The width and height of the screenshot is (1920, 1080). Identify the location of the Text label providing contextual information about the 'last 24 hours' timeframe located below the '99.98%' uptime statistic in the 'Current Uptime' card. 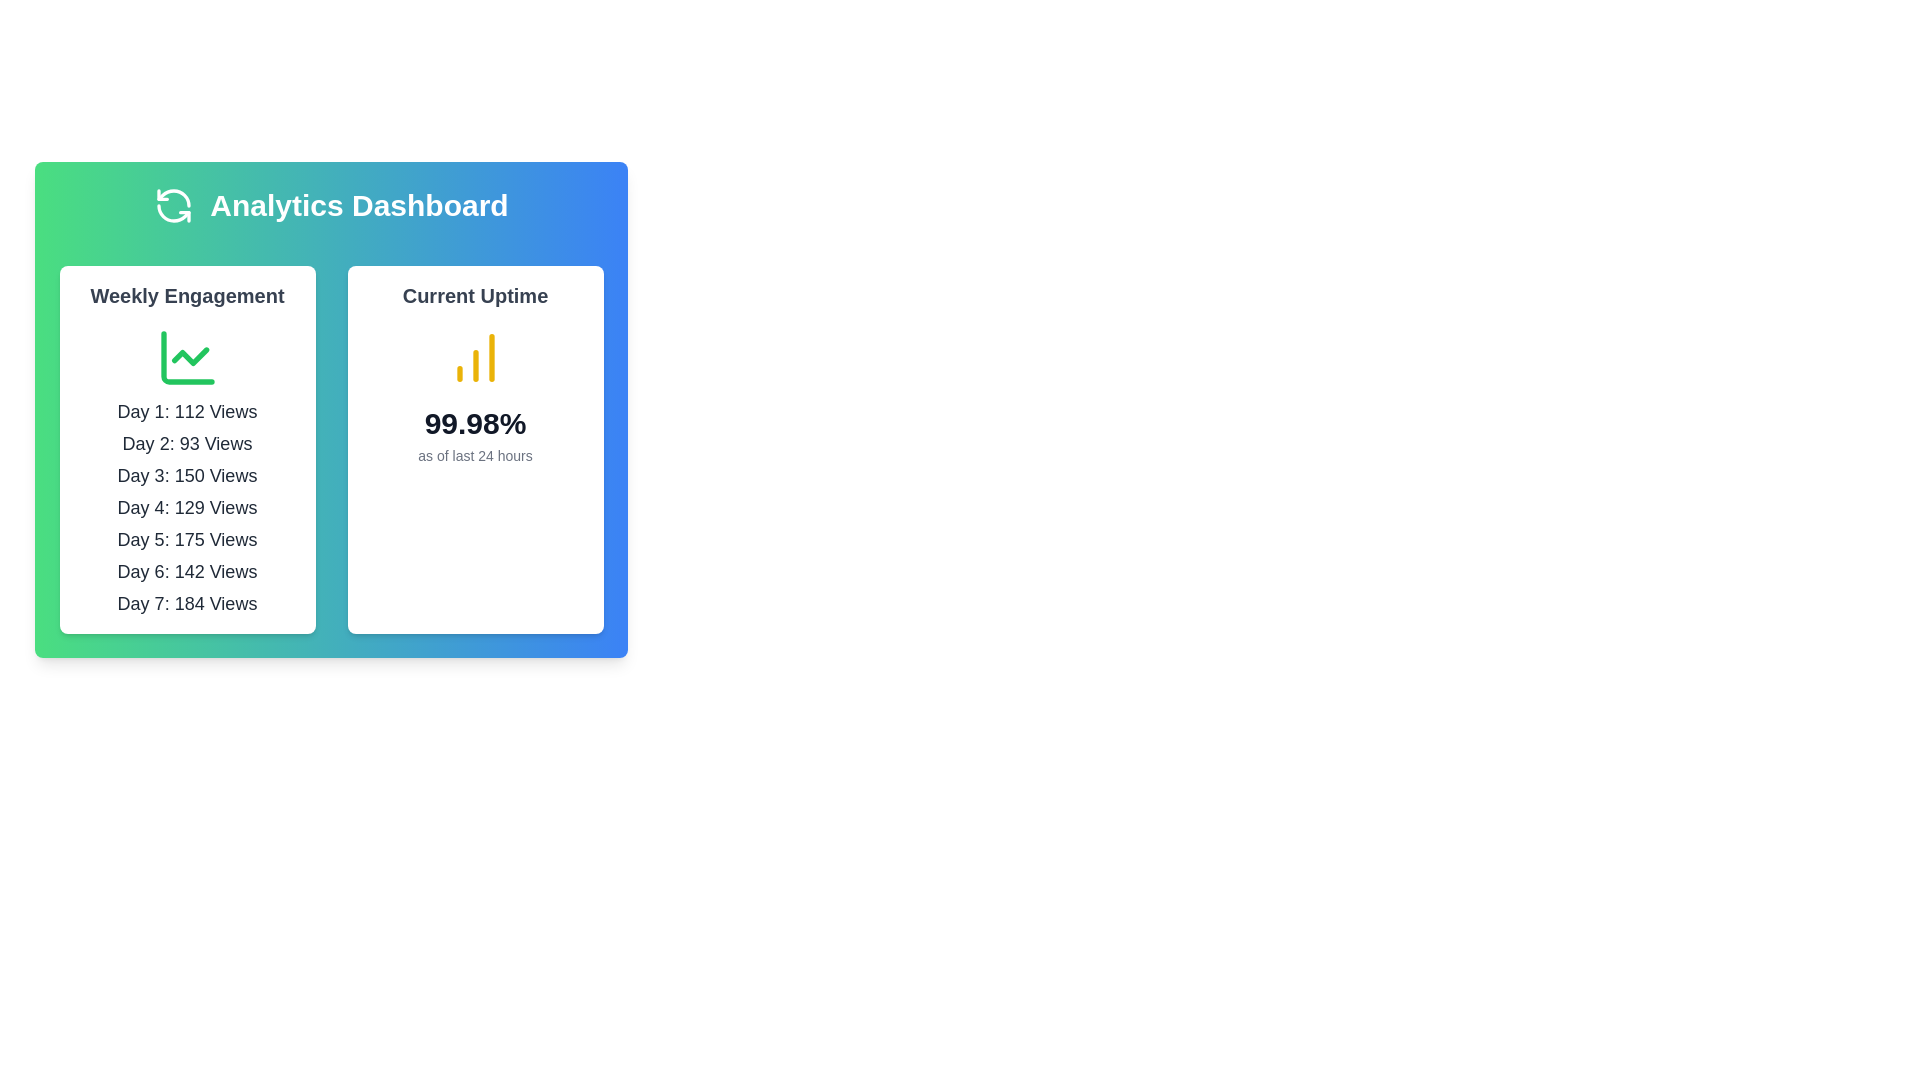
(474, 455).